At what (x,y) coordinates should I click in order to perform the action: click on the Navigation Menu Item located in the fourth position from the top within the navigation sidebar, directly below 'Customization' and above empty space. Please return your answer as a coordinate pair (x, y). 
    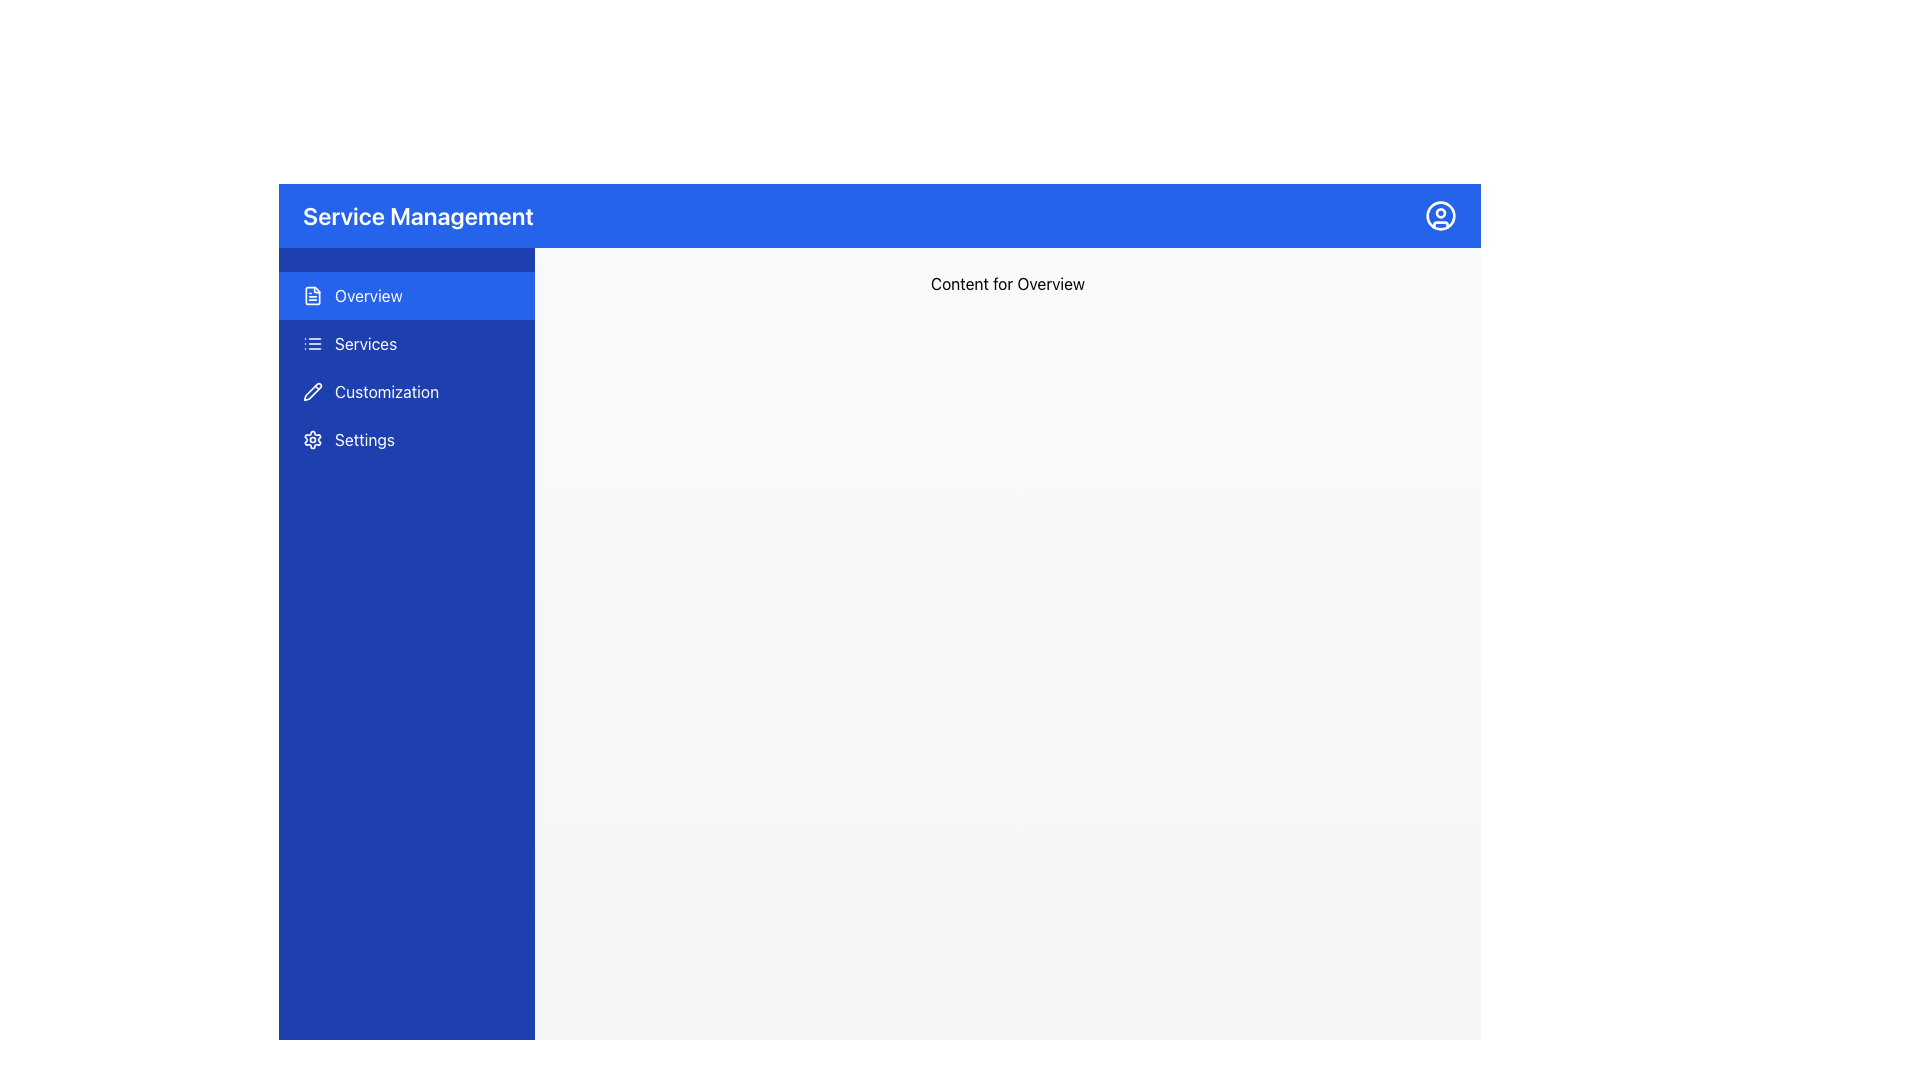
    Looking at the image, I should click on (406, 438).